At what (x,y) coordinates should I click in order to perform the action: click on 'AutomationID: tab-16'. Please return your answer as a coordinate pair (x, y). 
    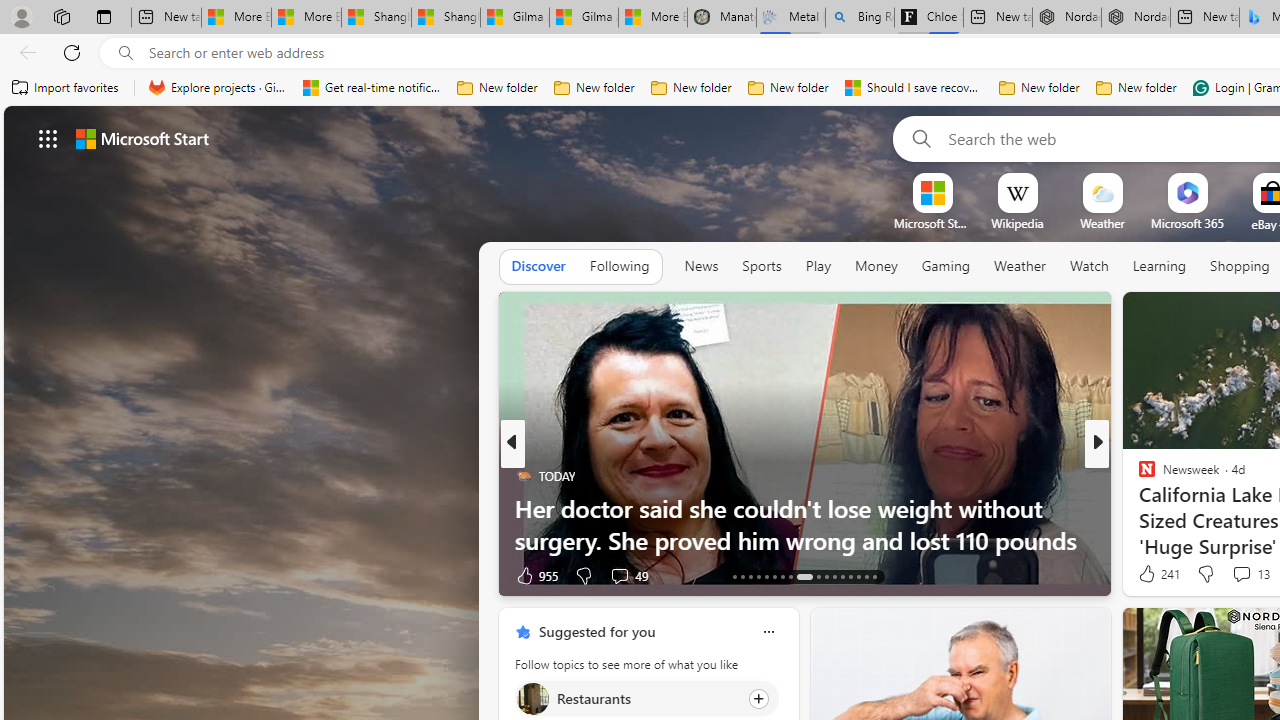
    Looking at the image, I should click on (757, 577).